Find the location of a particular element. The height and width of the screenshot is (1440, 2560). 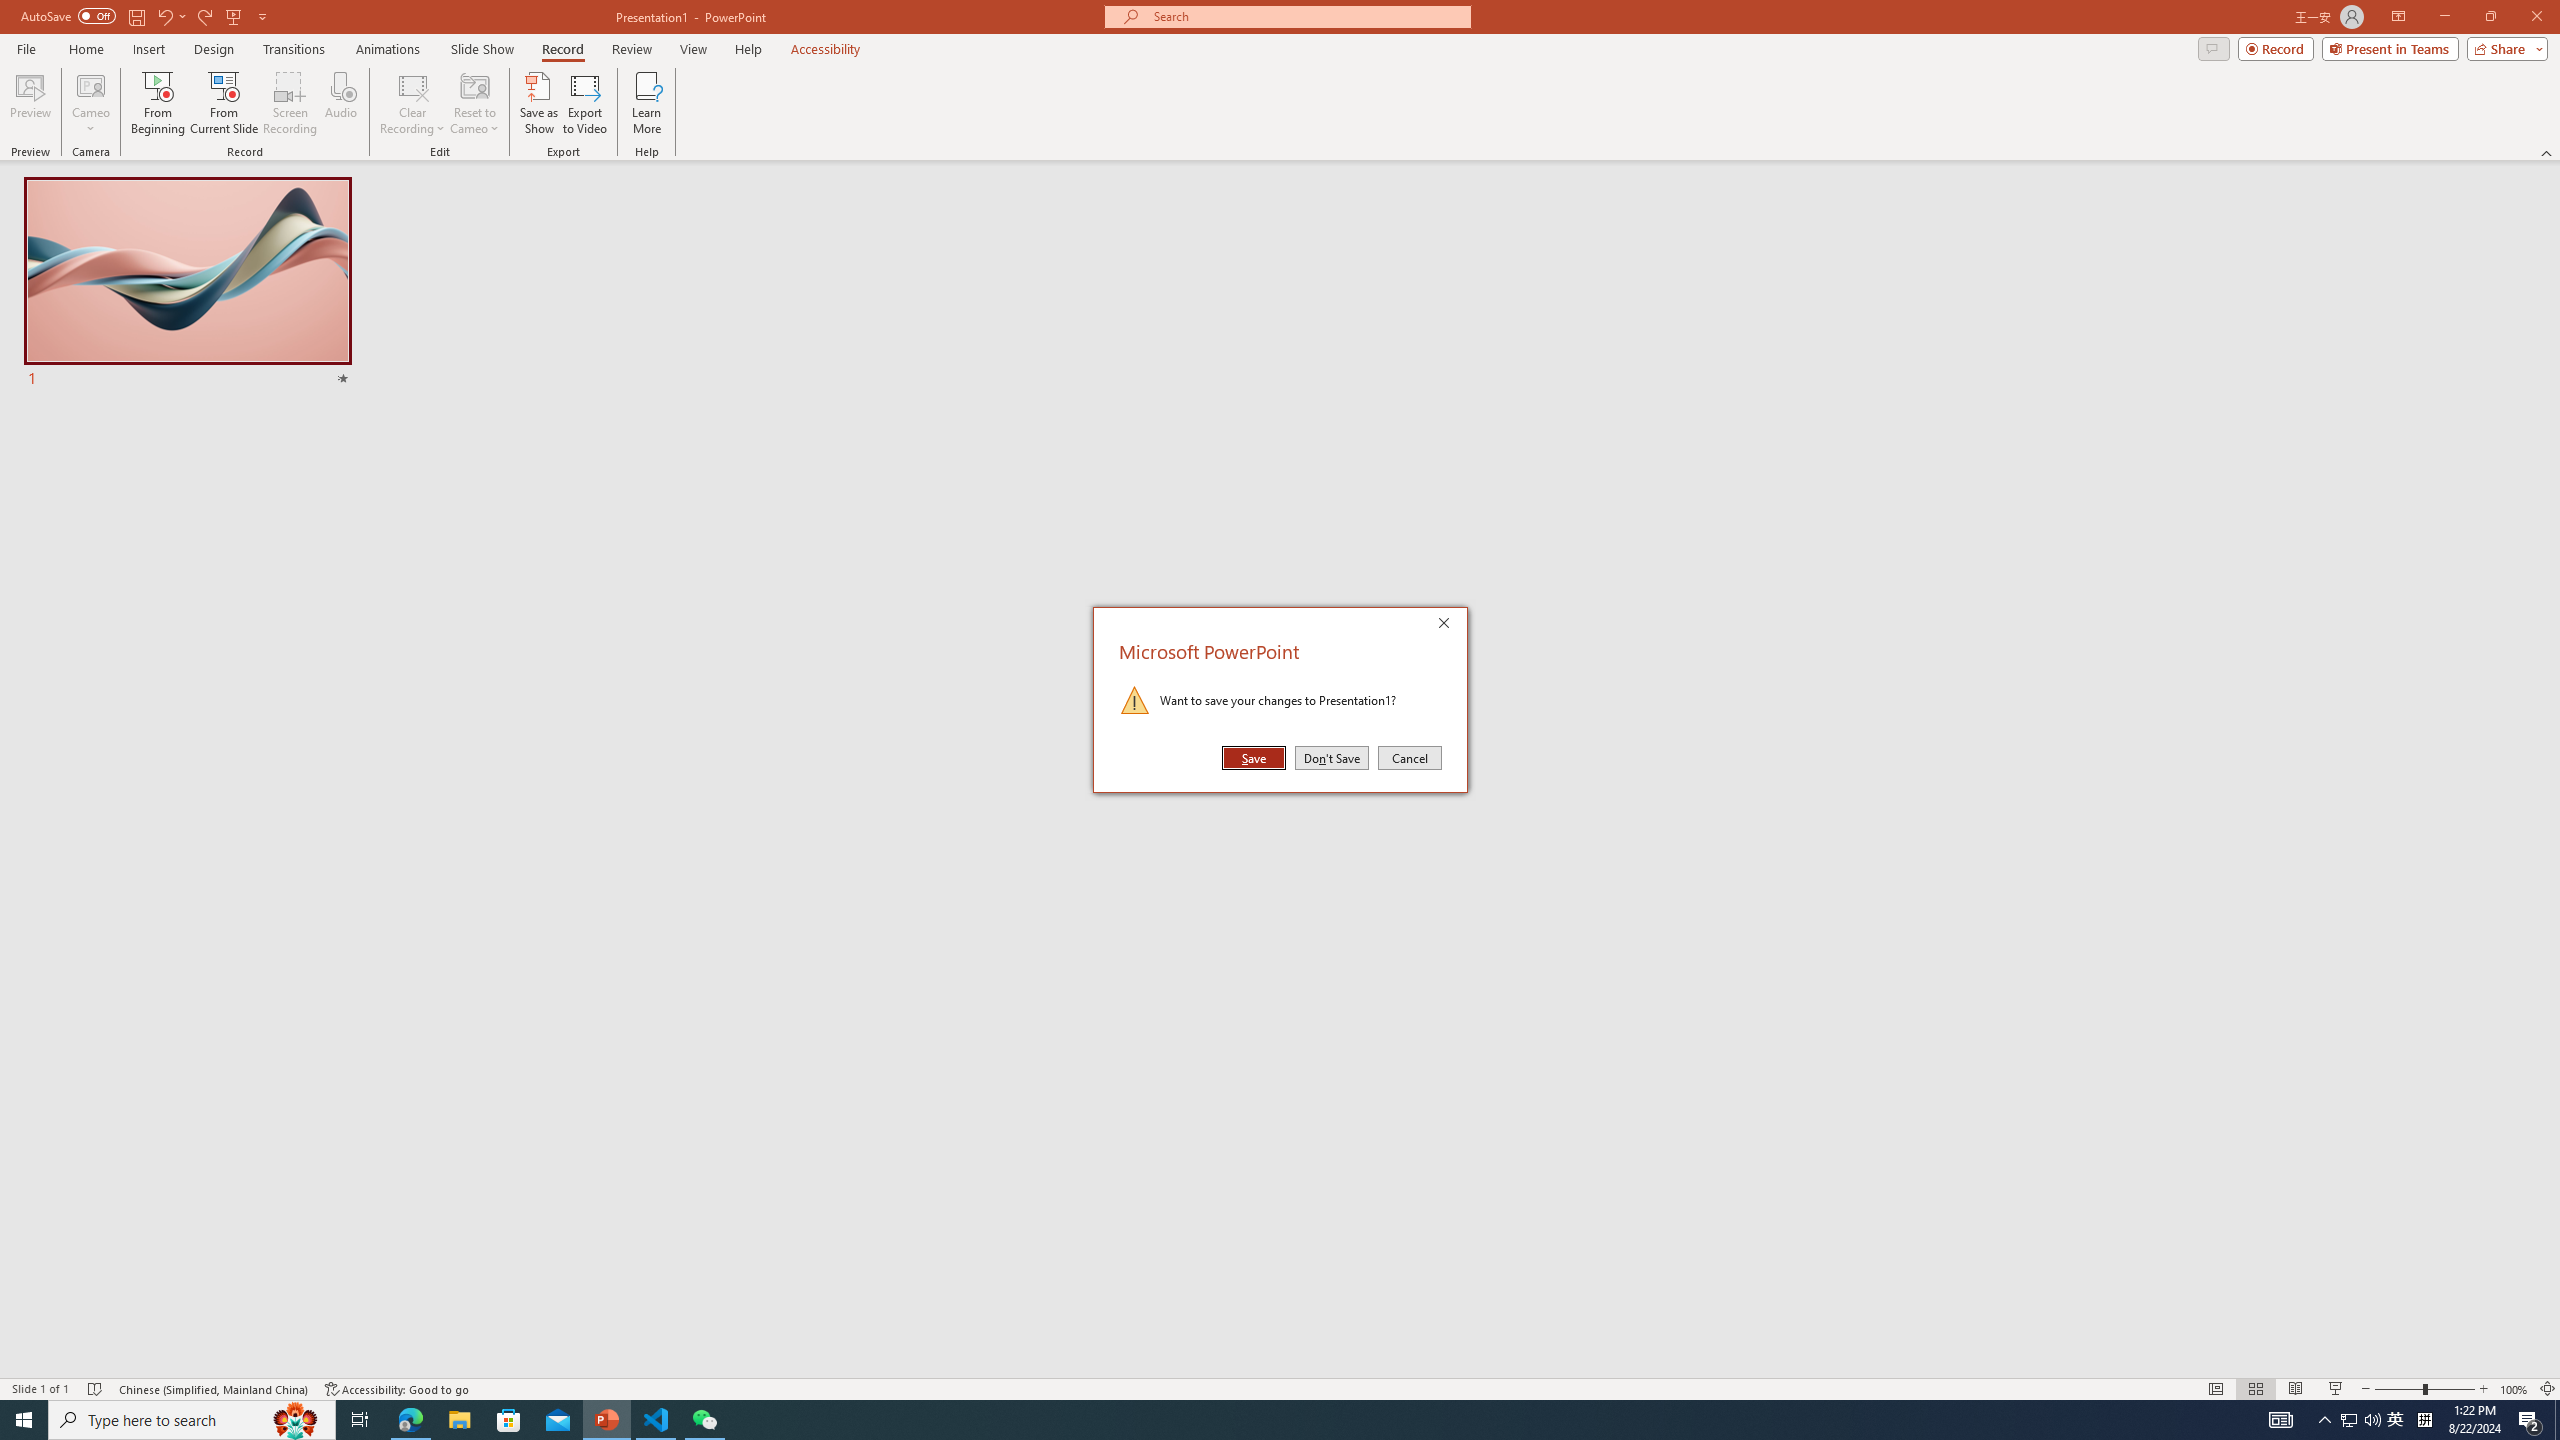

'From Current Slide...' is located at coordinates (224, 103).